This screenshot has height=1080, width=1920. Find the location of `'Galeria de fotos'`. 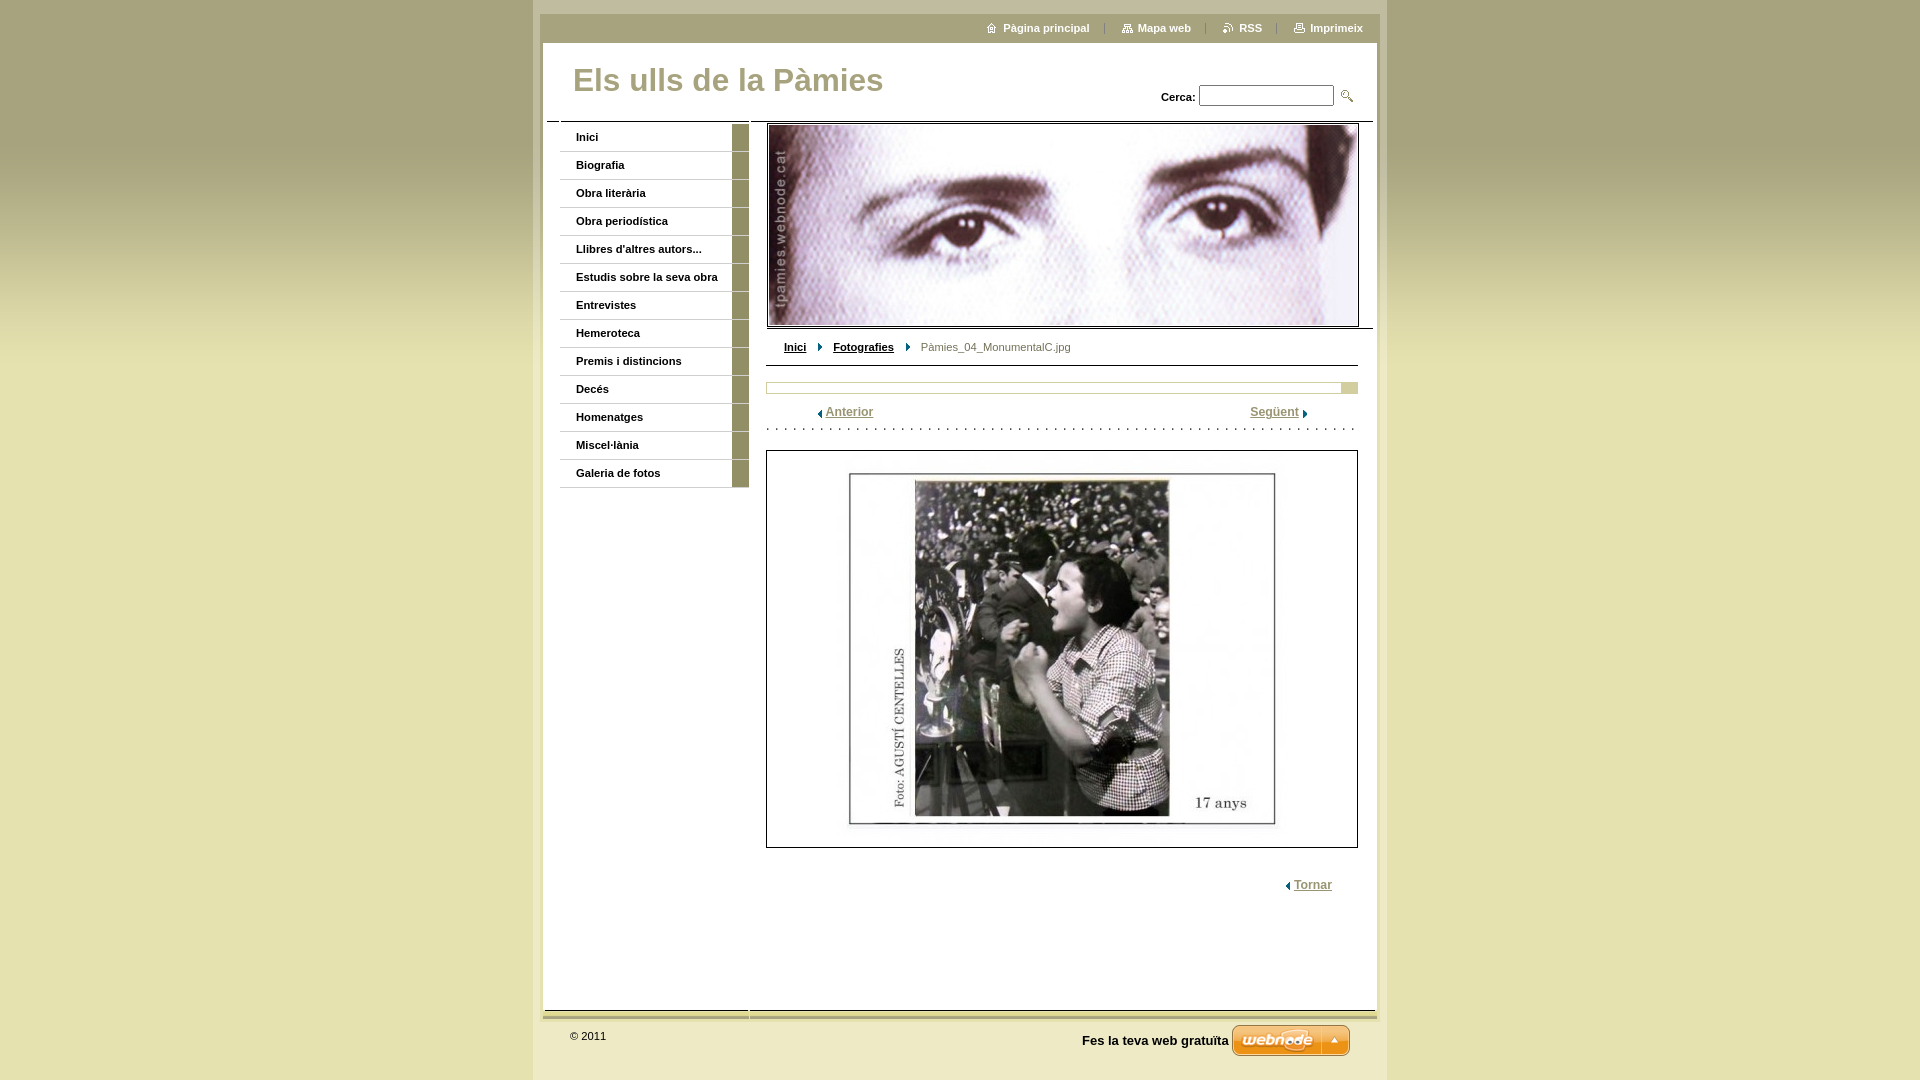

'Galeria de fotos' is located at coordinates (646, 473).